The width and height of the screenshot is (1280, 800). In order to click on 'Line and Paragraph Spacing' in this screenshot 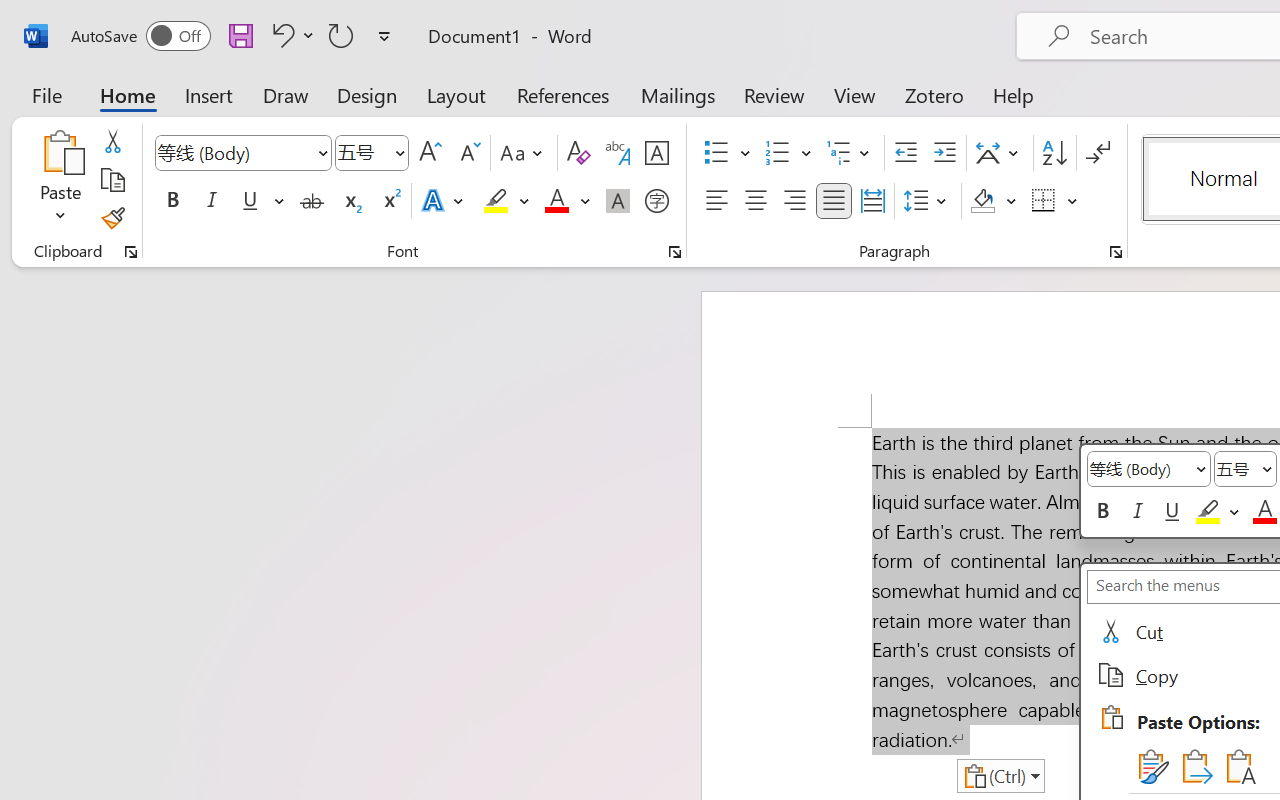, I will do `click(927, 201)`.